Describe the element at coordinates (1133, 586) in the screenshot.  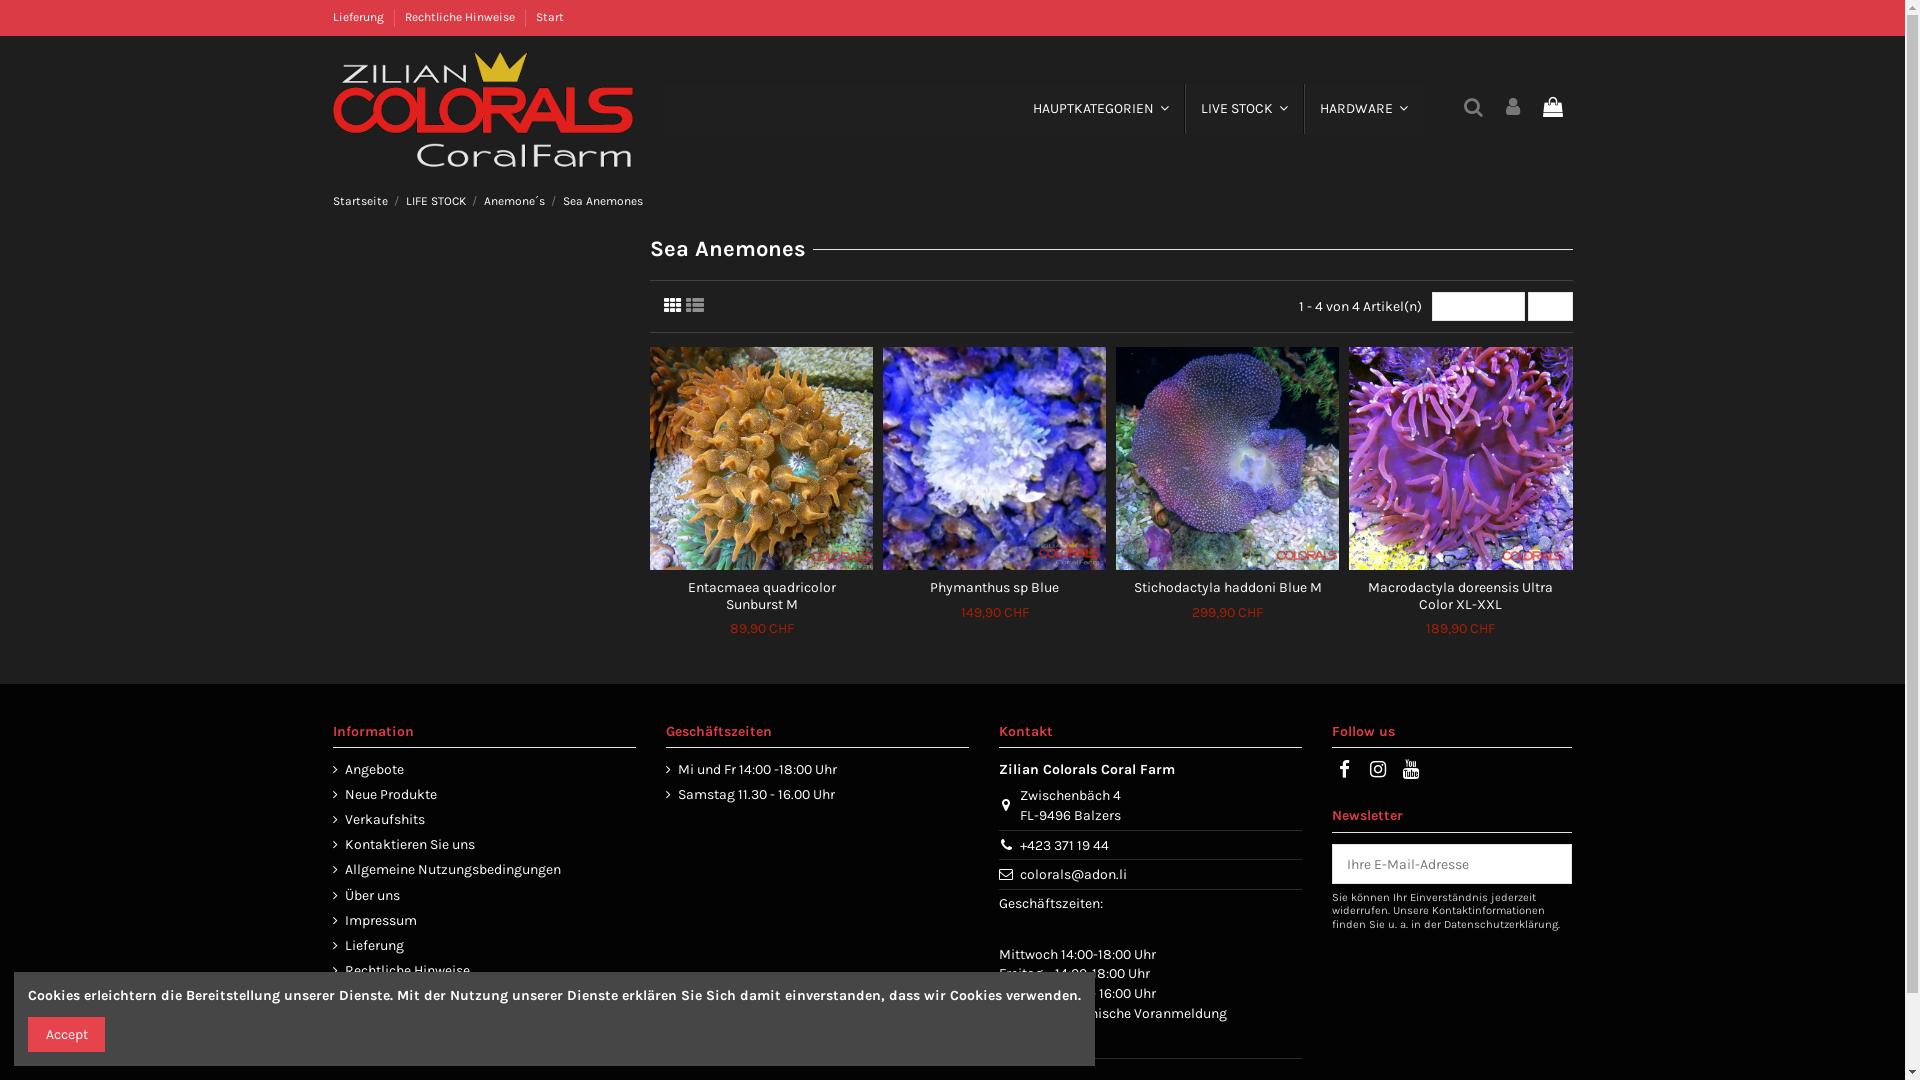
I see `'Stichodactyla haddoni Blue M'` at that location.